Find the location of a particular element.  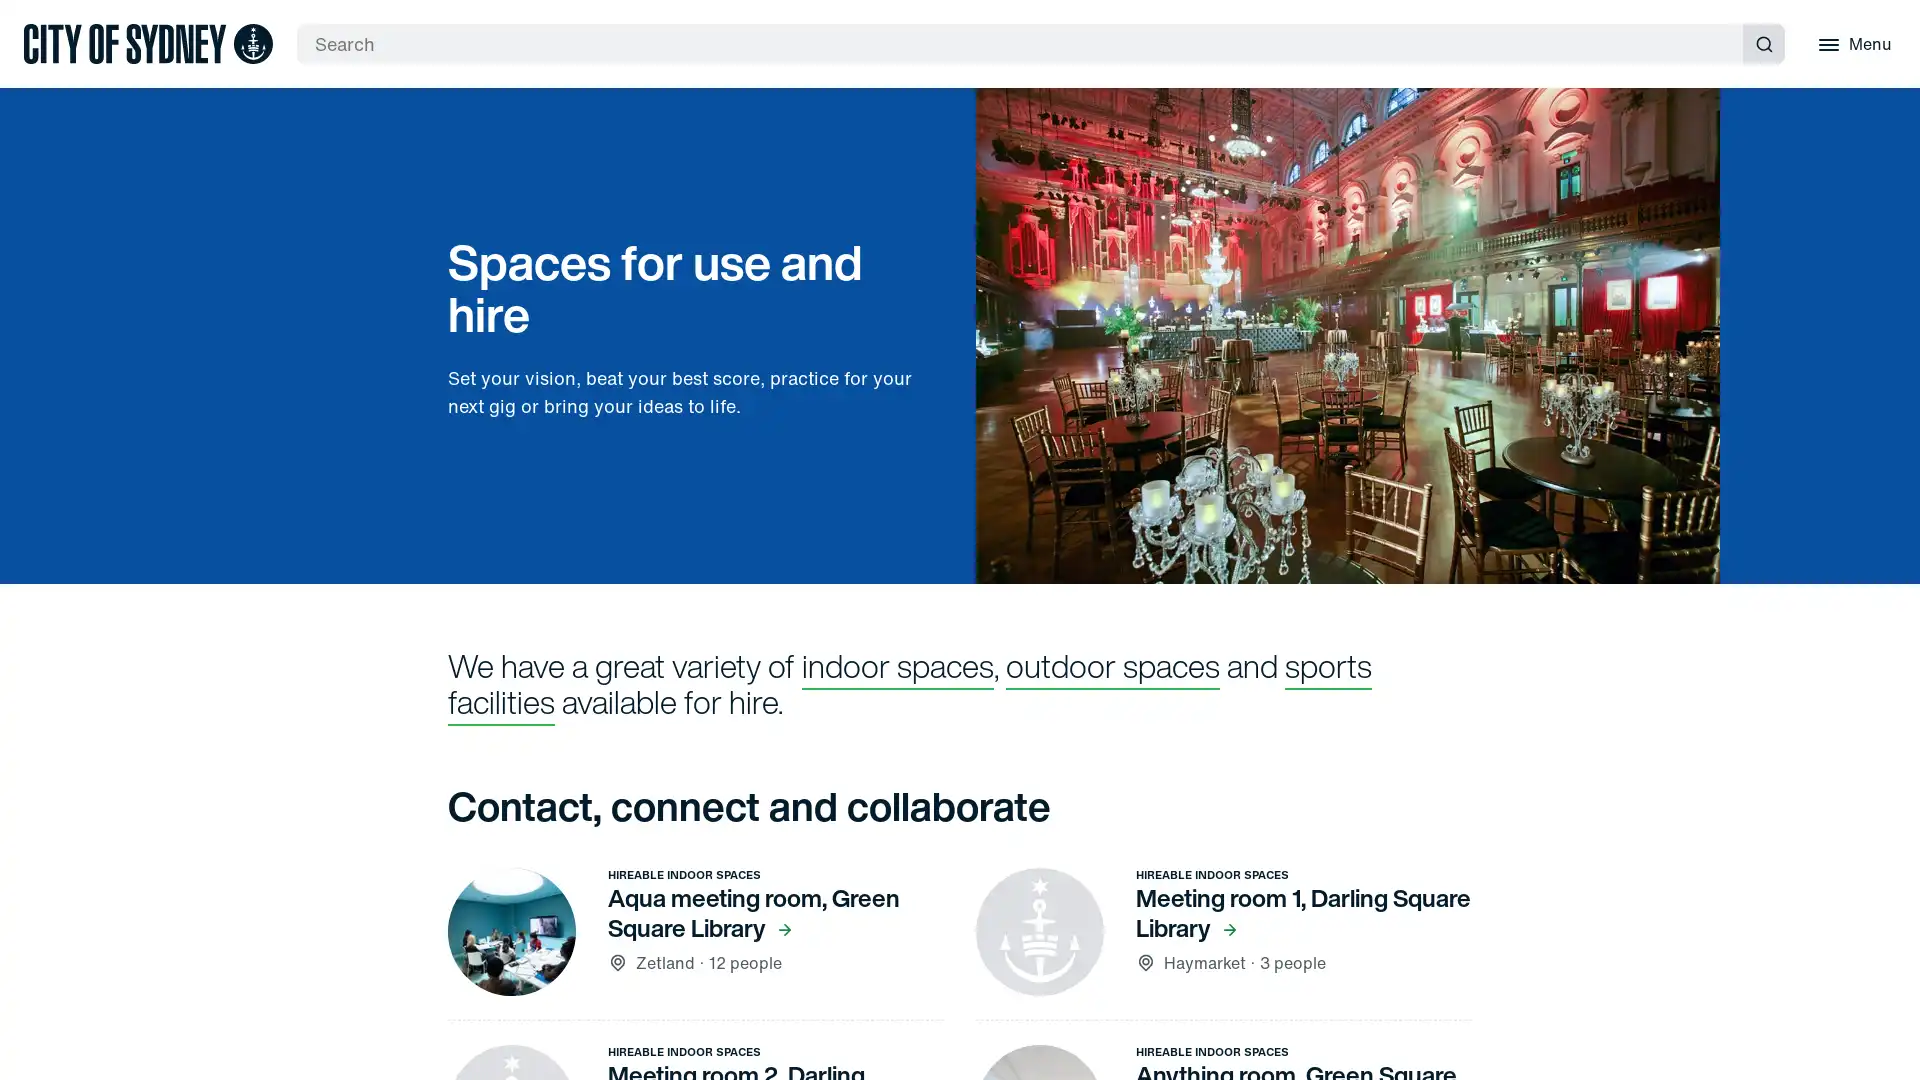

Menu is located at coordinates (1851, 43).